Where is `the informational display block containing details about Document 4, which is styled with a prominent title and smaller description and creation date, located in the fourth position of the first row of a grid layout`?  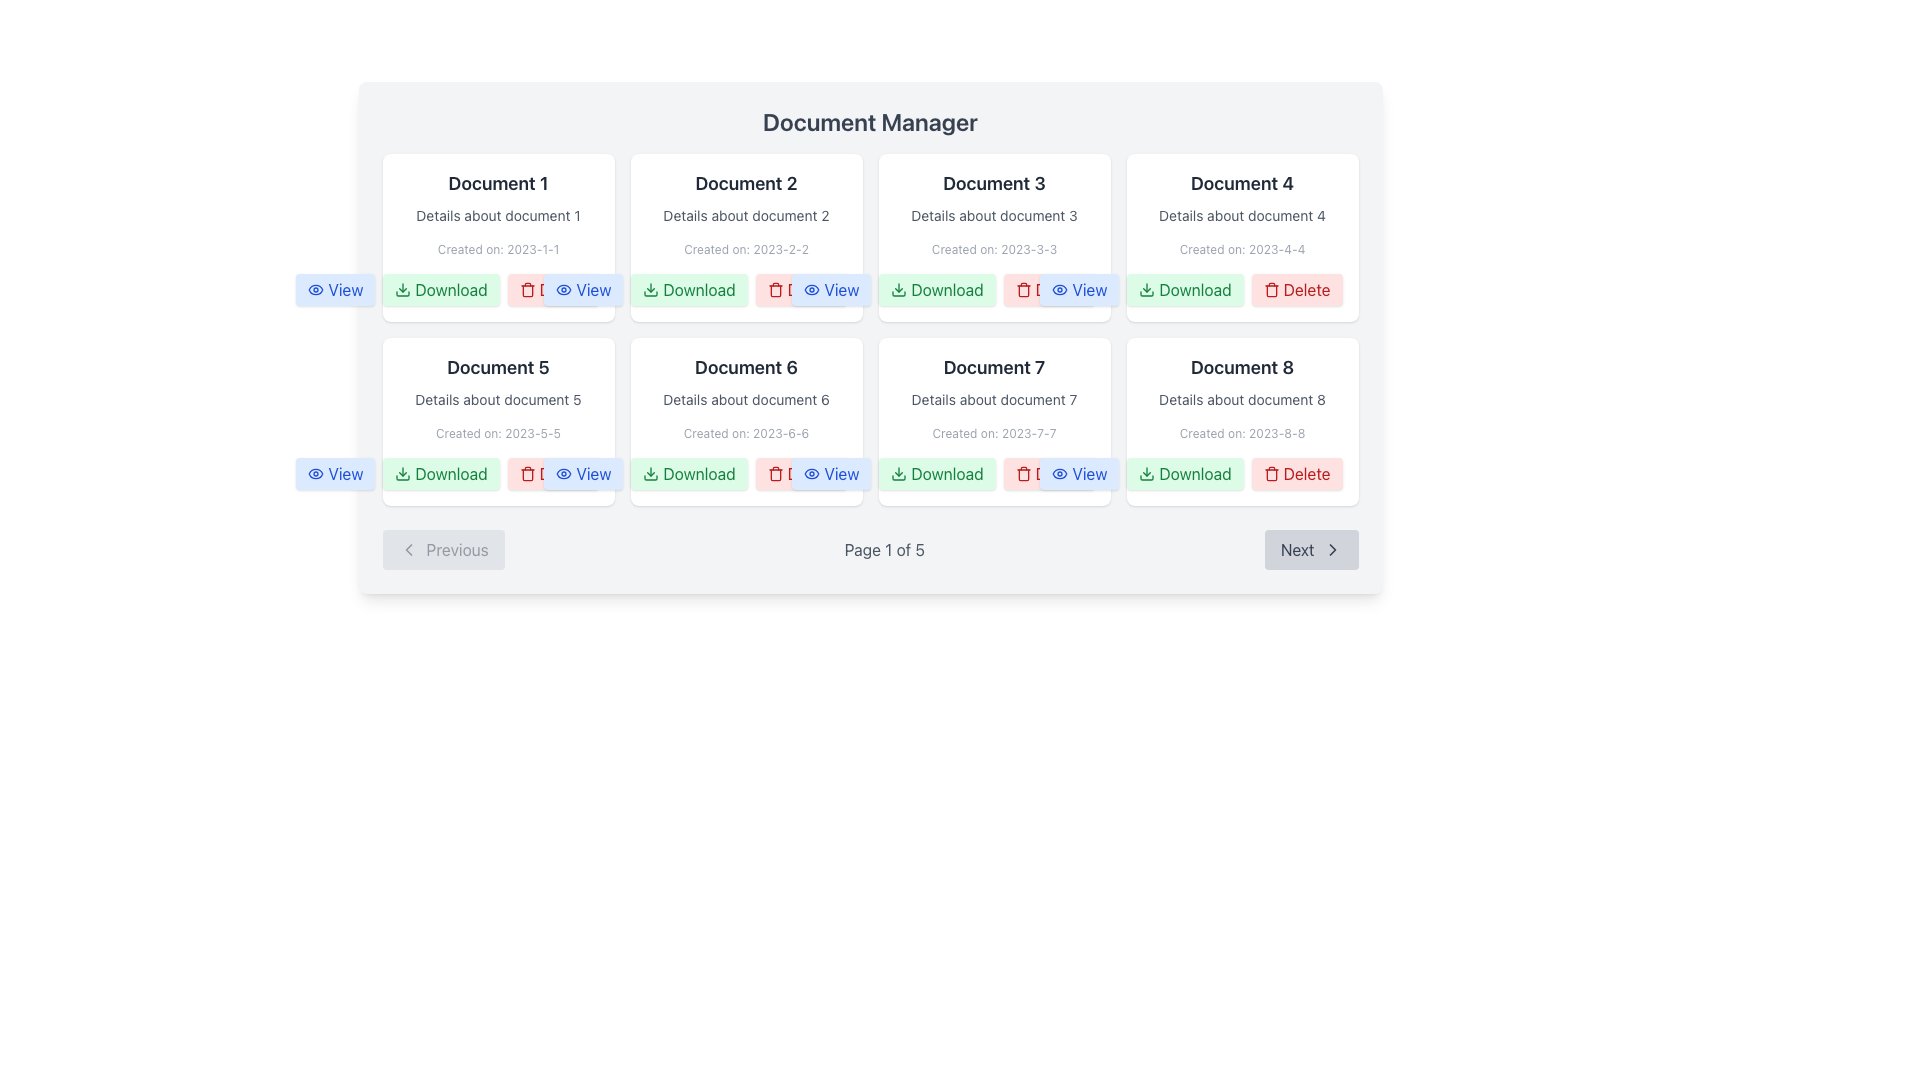 the informational display block containing details about Document 4, which is styled with a prominent title and smaller description and creation date, located in the fourth position of the first row of a grid layout is located at coordinates (1241, 213).